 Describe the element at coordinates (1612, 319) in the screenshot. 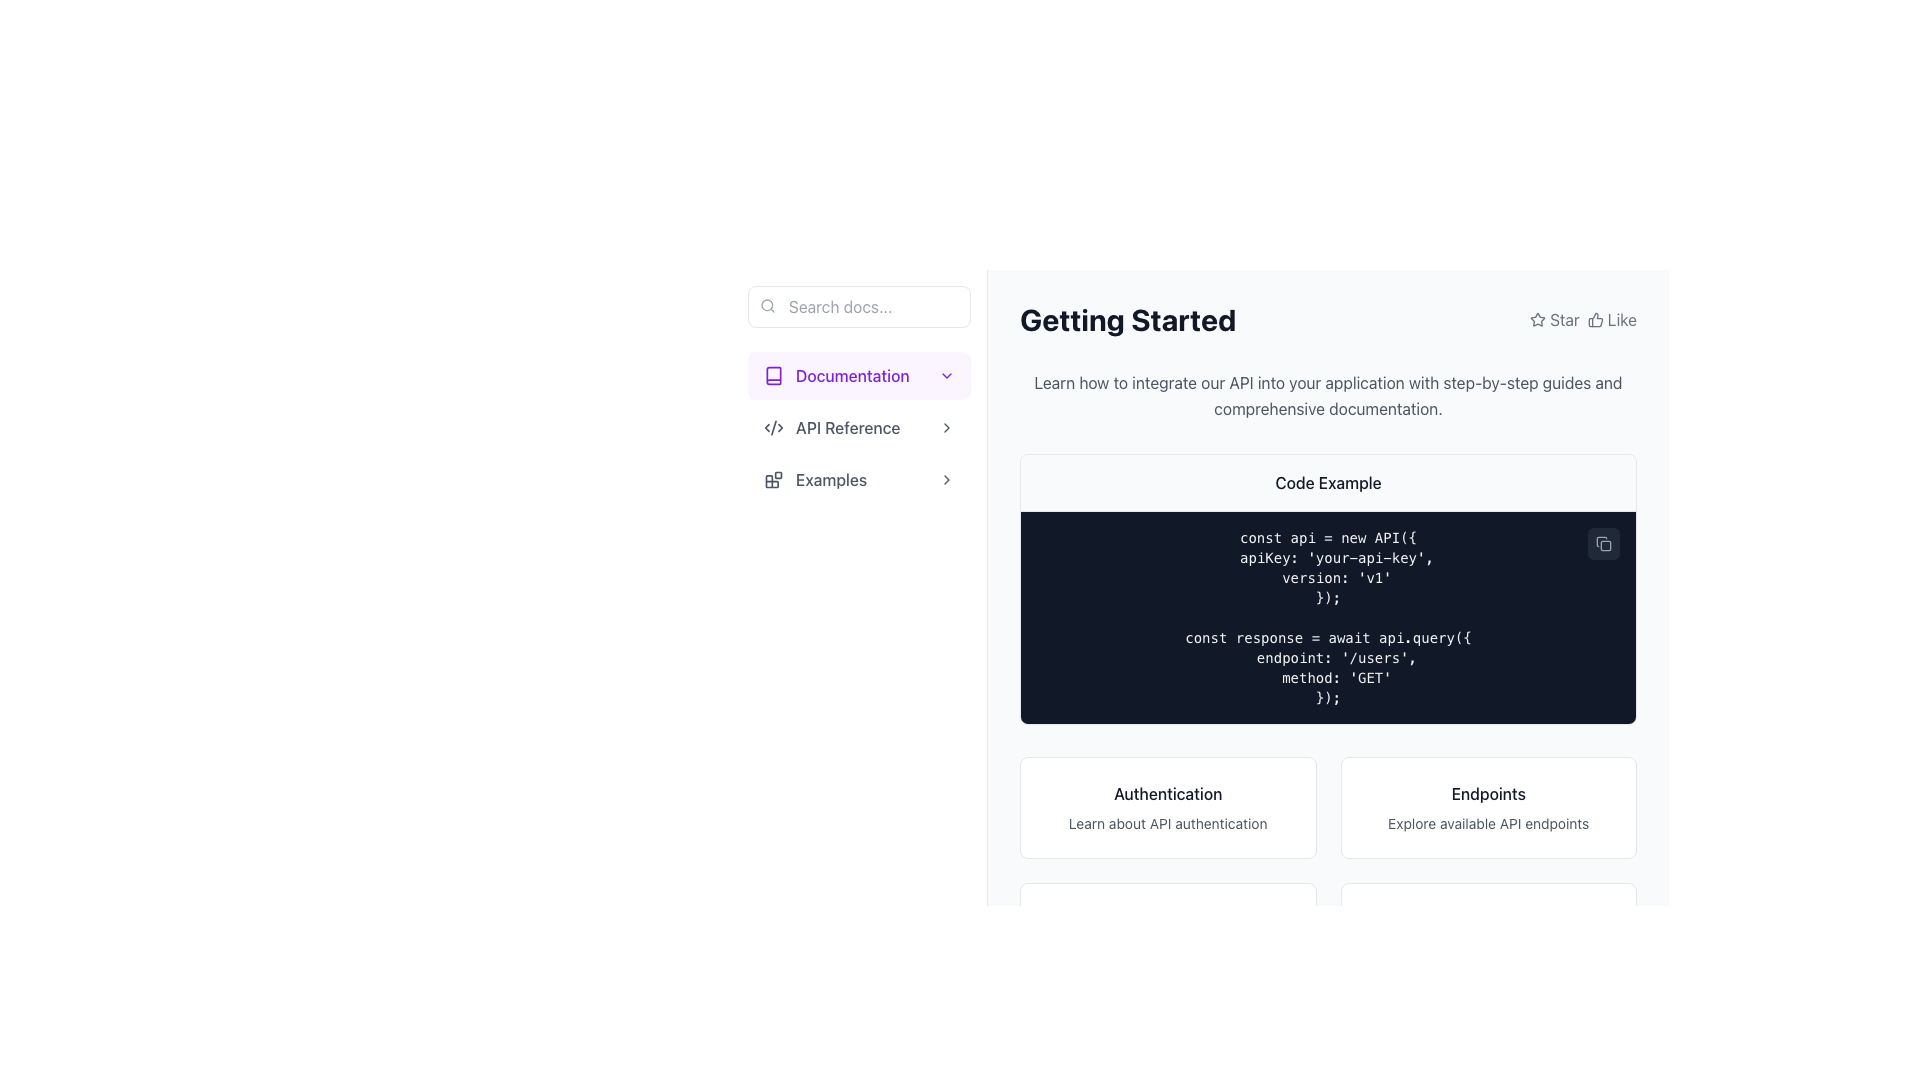

I see `the 'Like' button, which consists of a thumbs-up icon and the word 'Like', located in the top-right corner of the 'Getting Started' section` at that location.